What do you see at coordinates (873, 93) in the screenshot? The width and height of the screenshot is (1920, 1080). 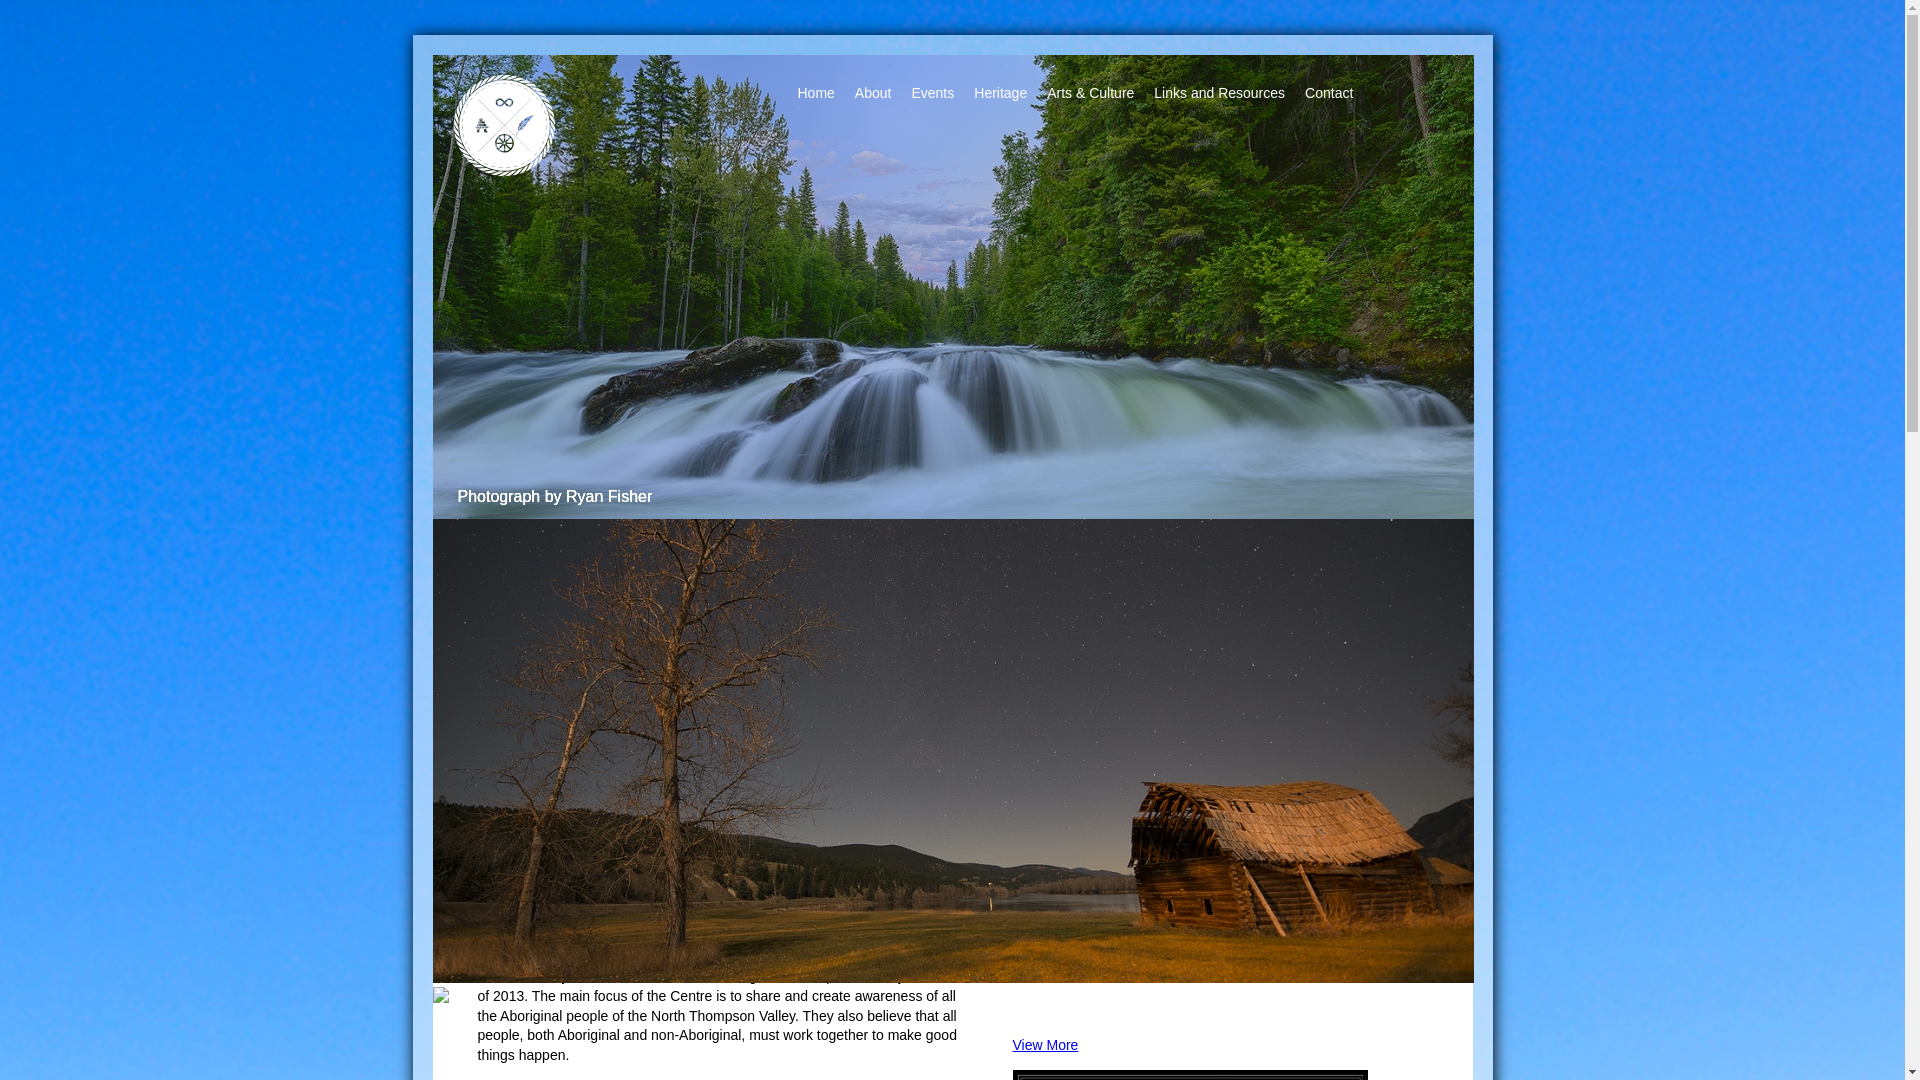 I see `'About'` at bounding box center [873, 93].